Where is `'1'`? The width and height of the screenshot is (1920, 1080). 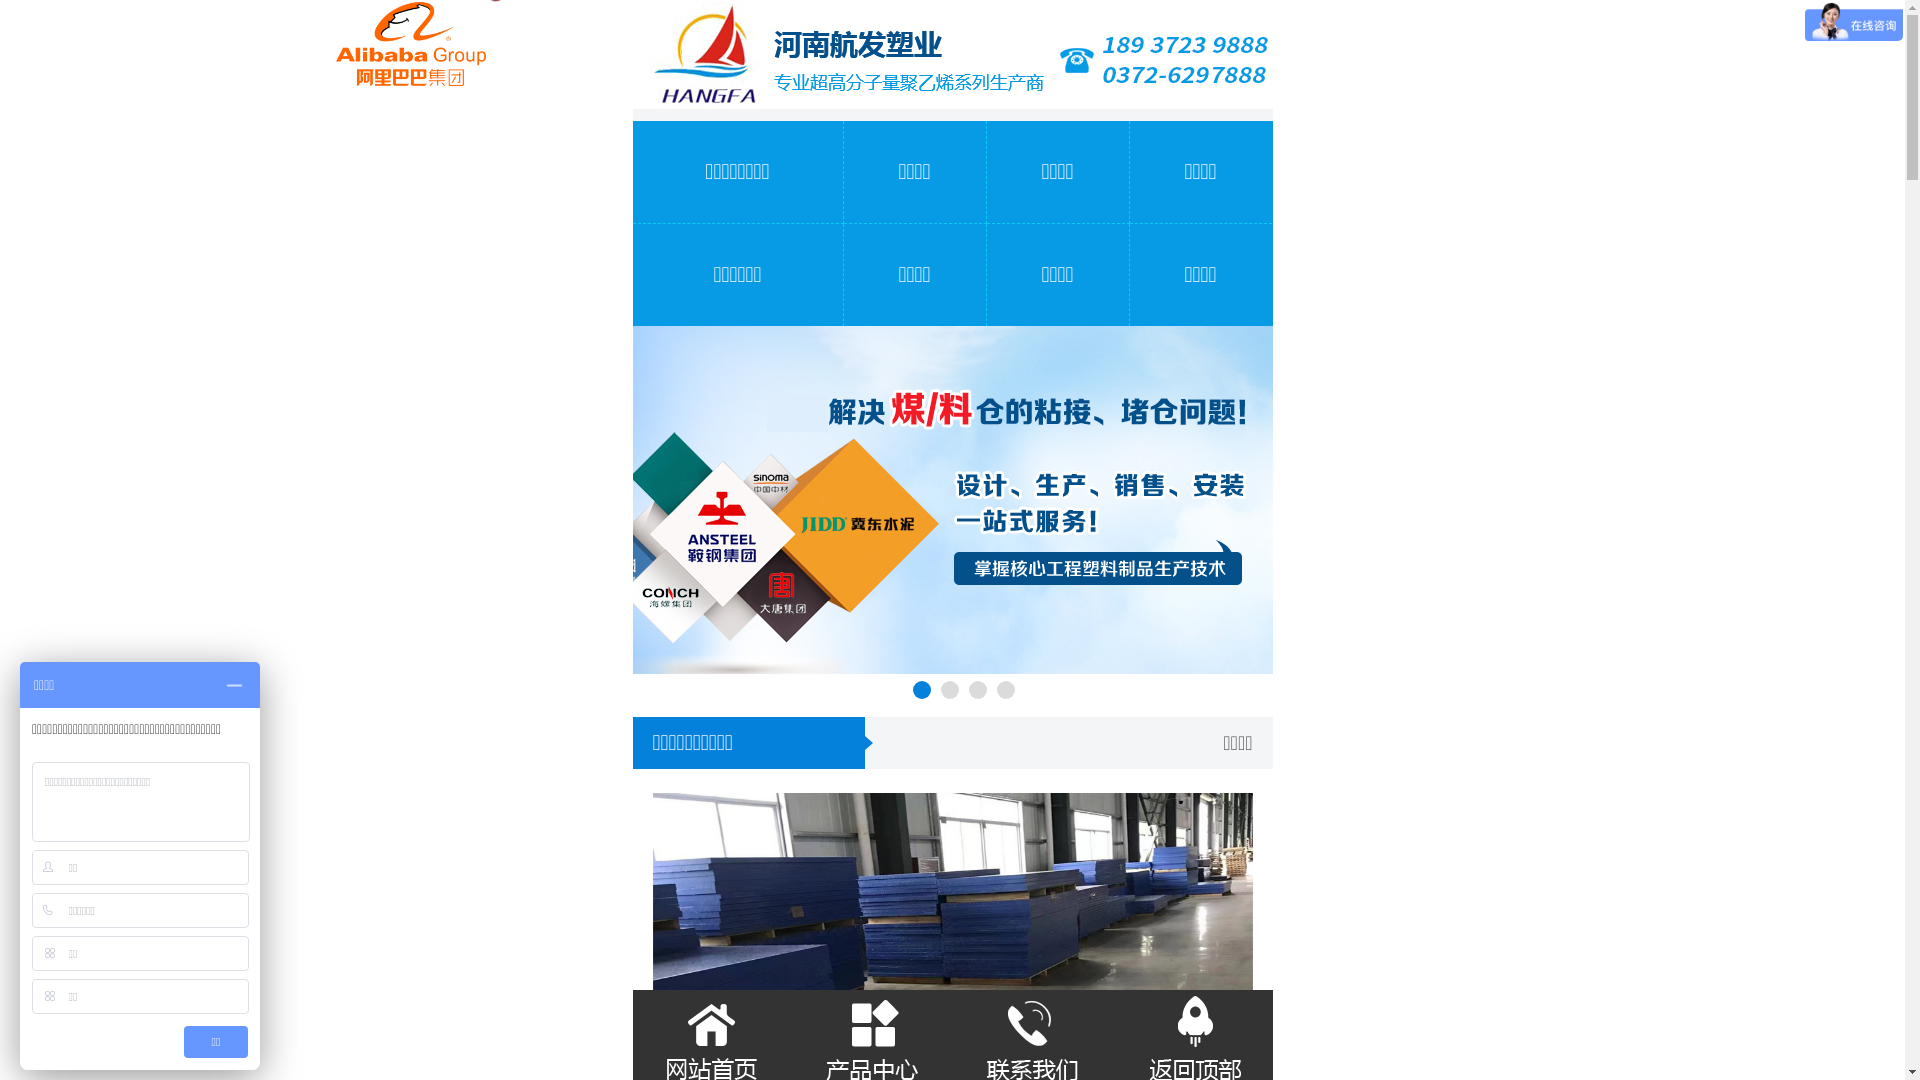 '1' is located at coordinates (920, 689).